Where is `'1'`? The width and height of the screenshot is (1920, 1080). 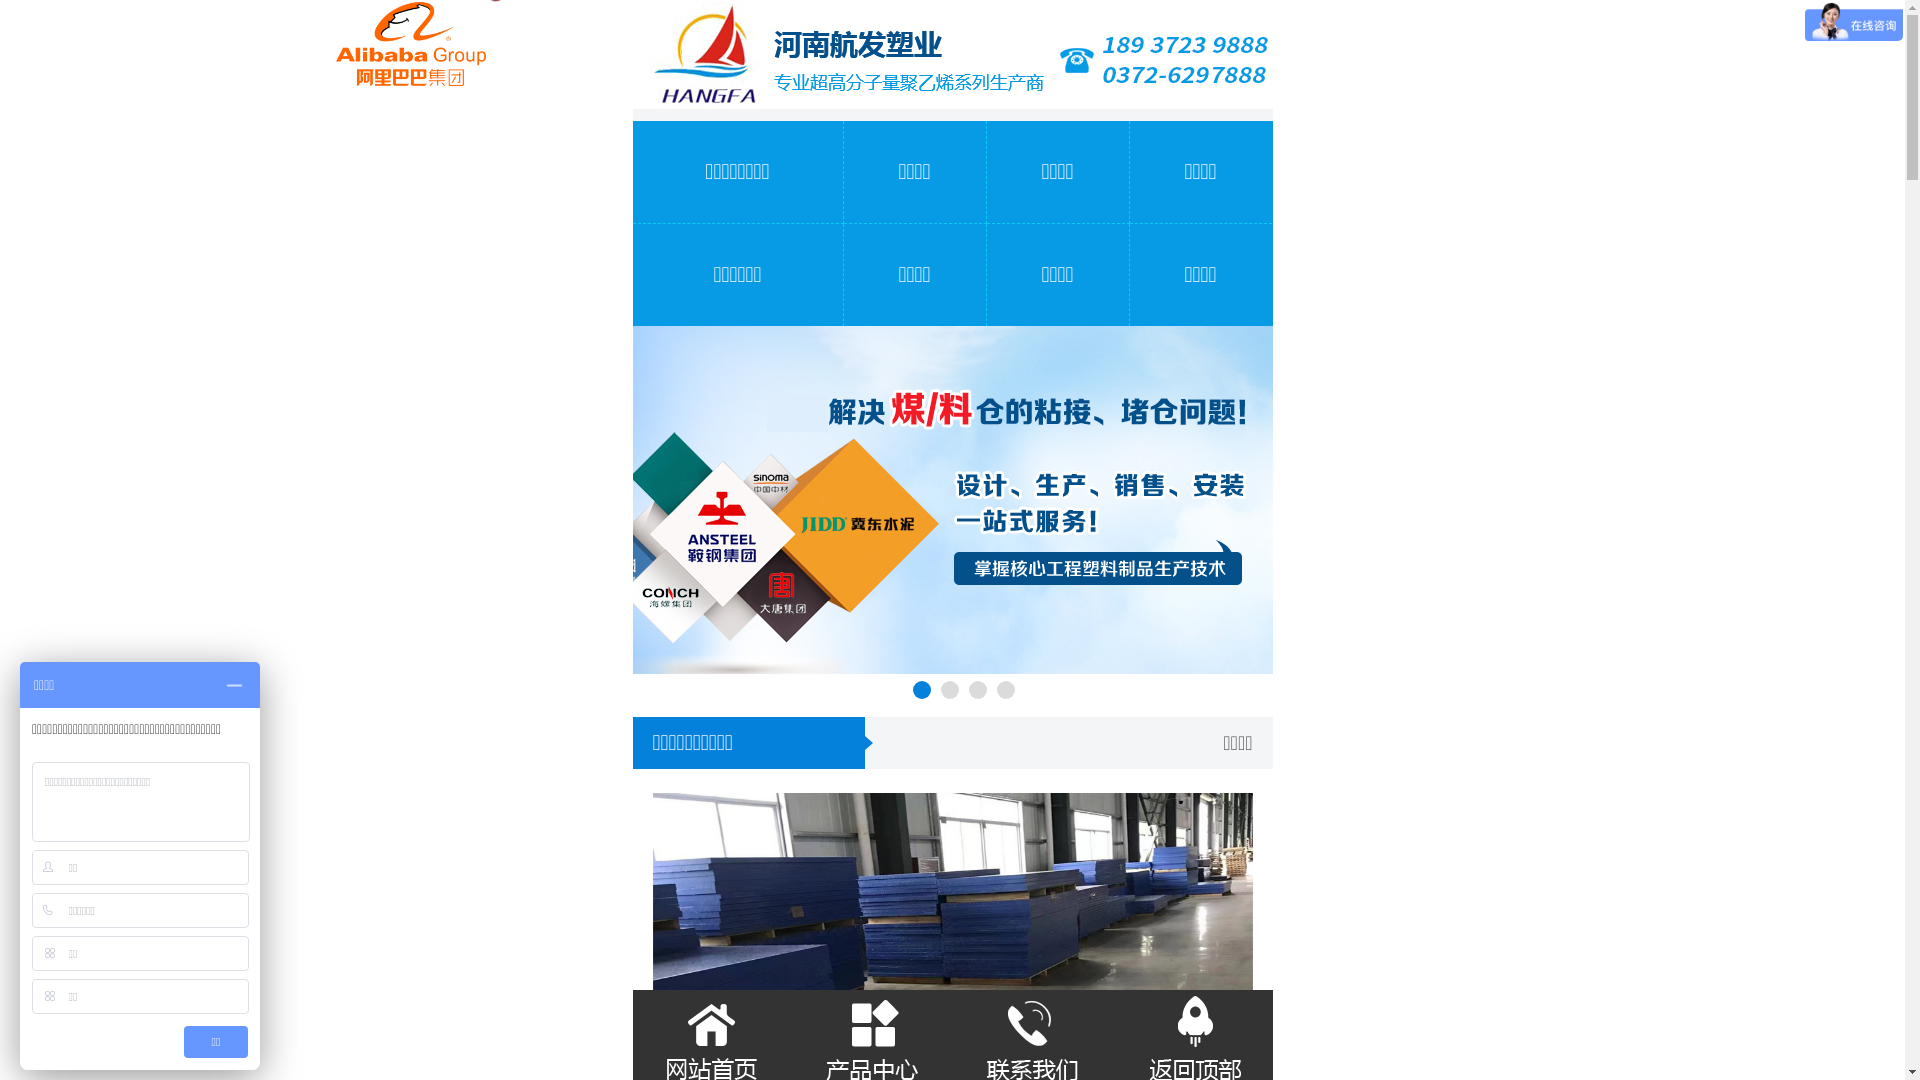 '1' is located at coordinates (920, 689).